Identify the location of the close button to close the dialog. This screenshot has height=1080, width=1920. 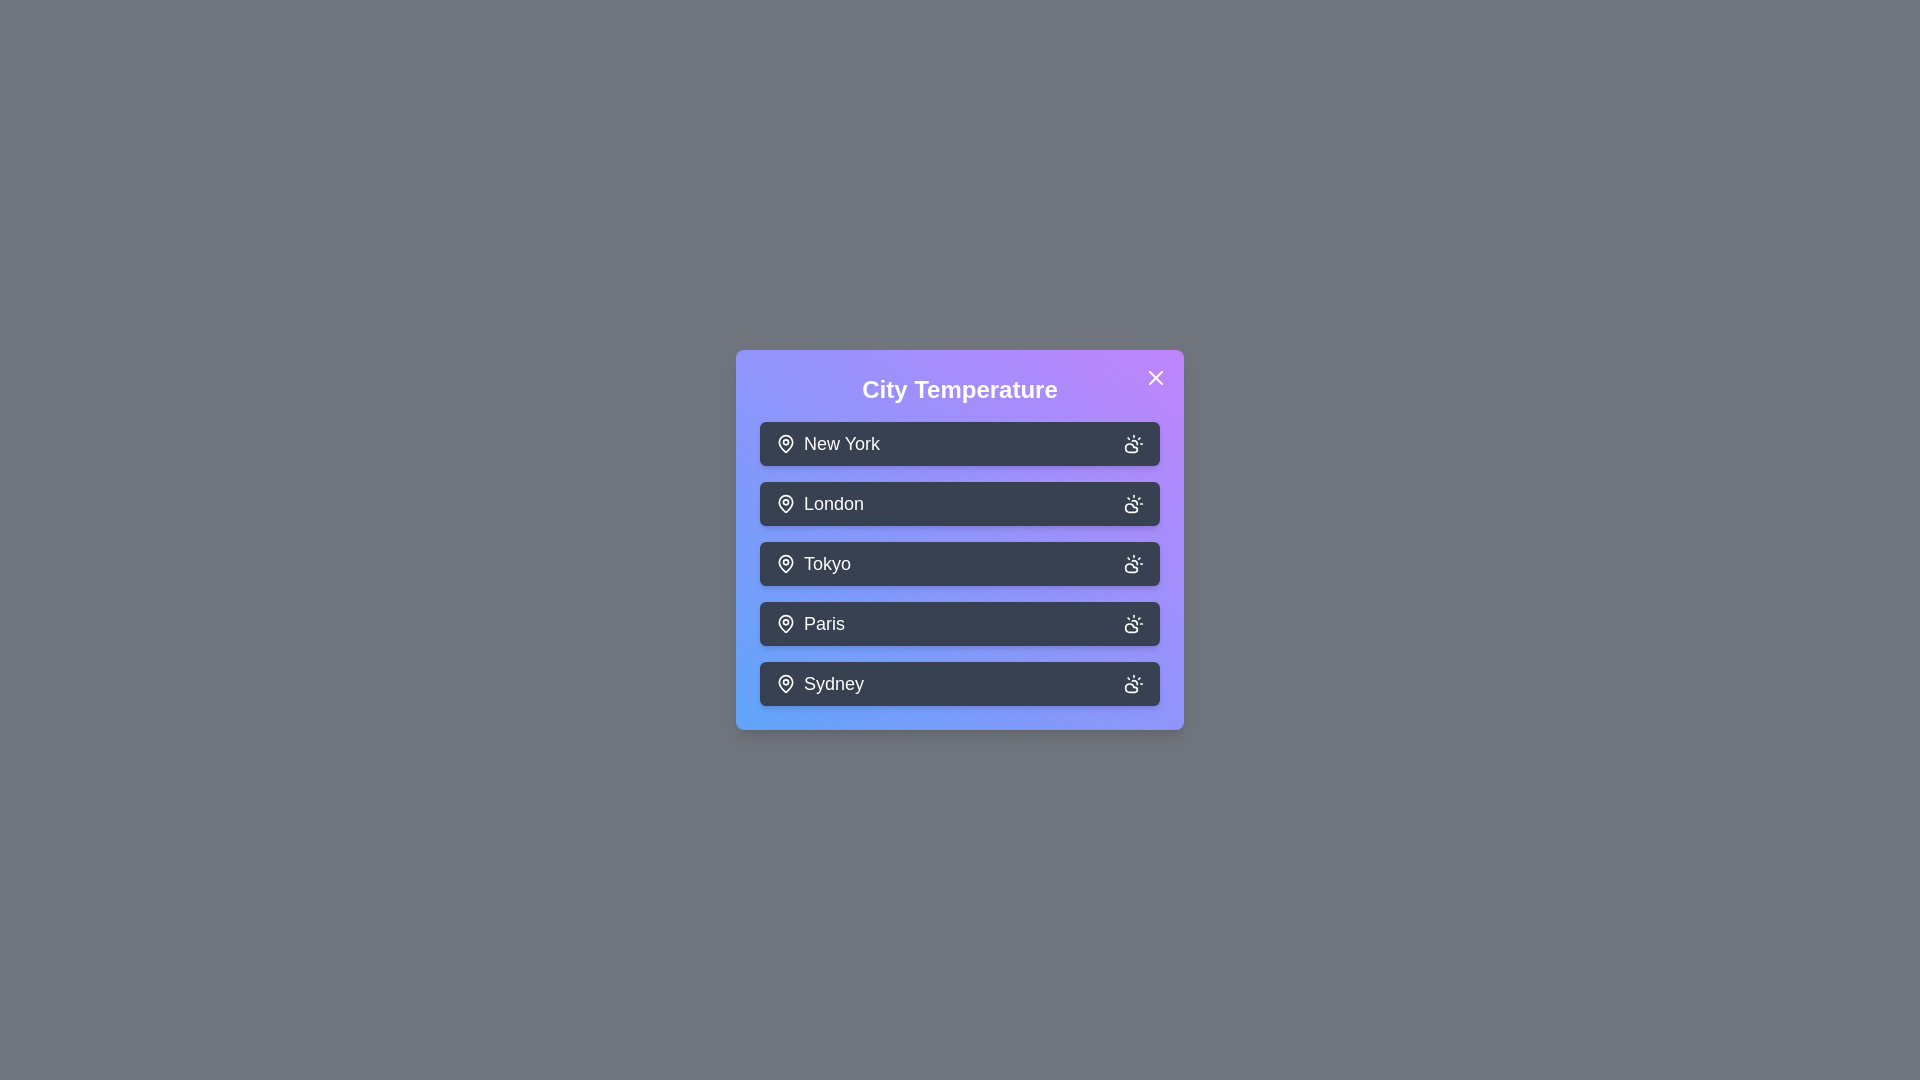
(1156, 378).